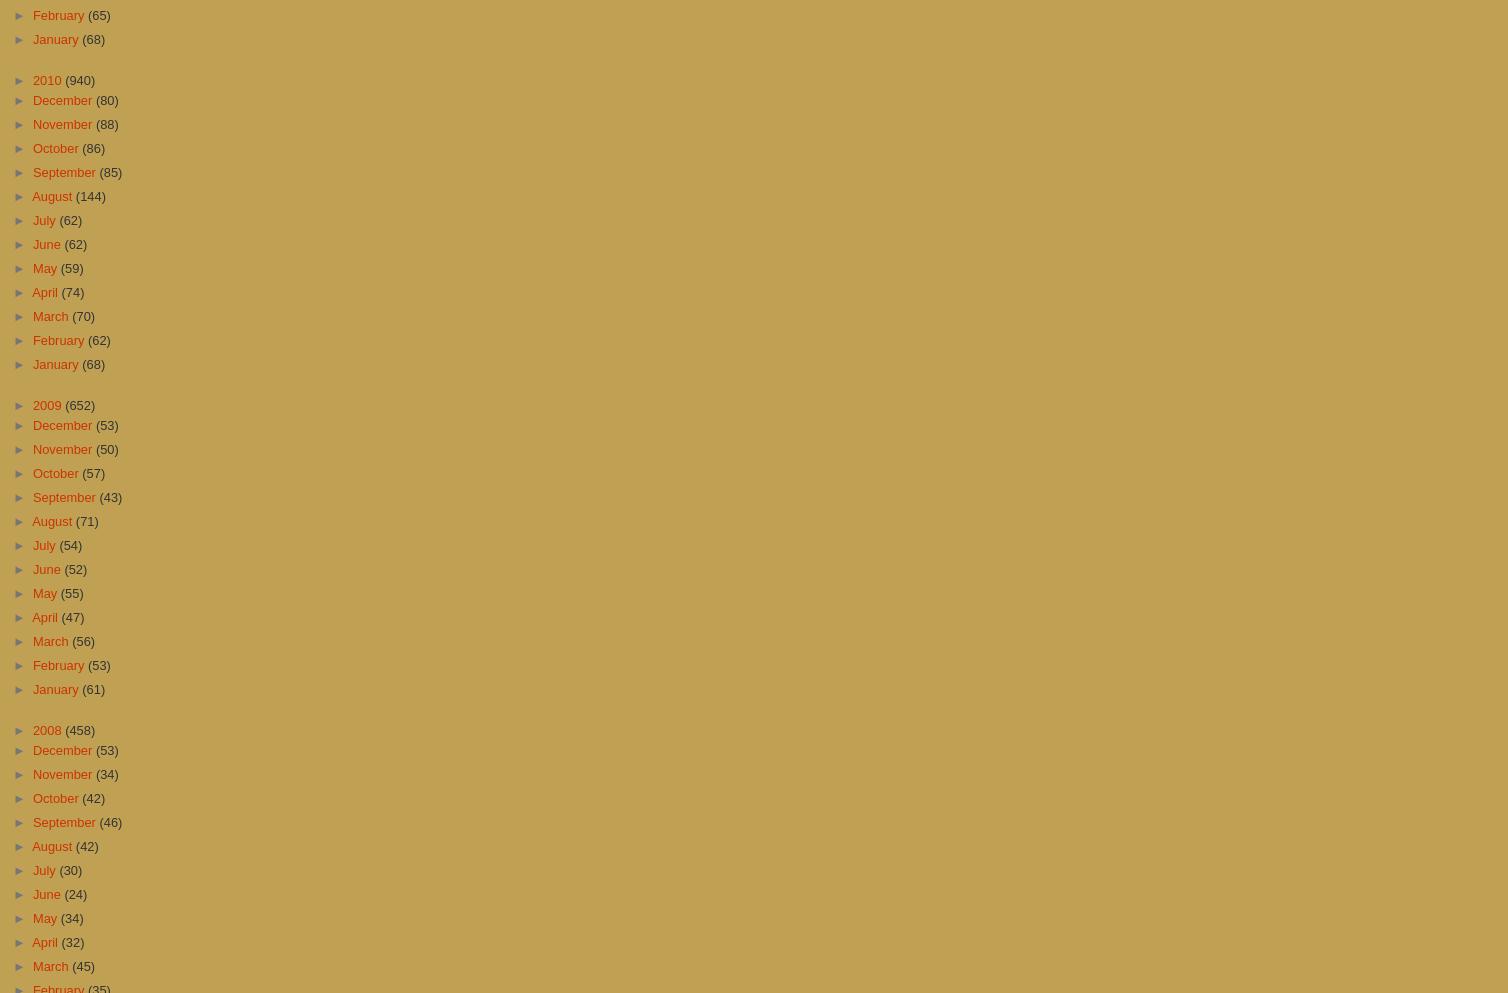  I want to click on '(56)', so click(83, 639).